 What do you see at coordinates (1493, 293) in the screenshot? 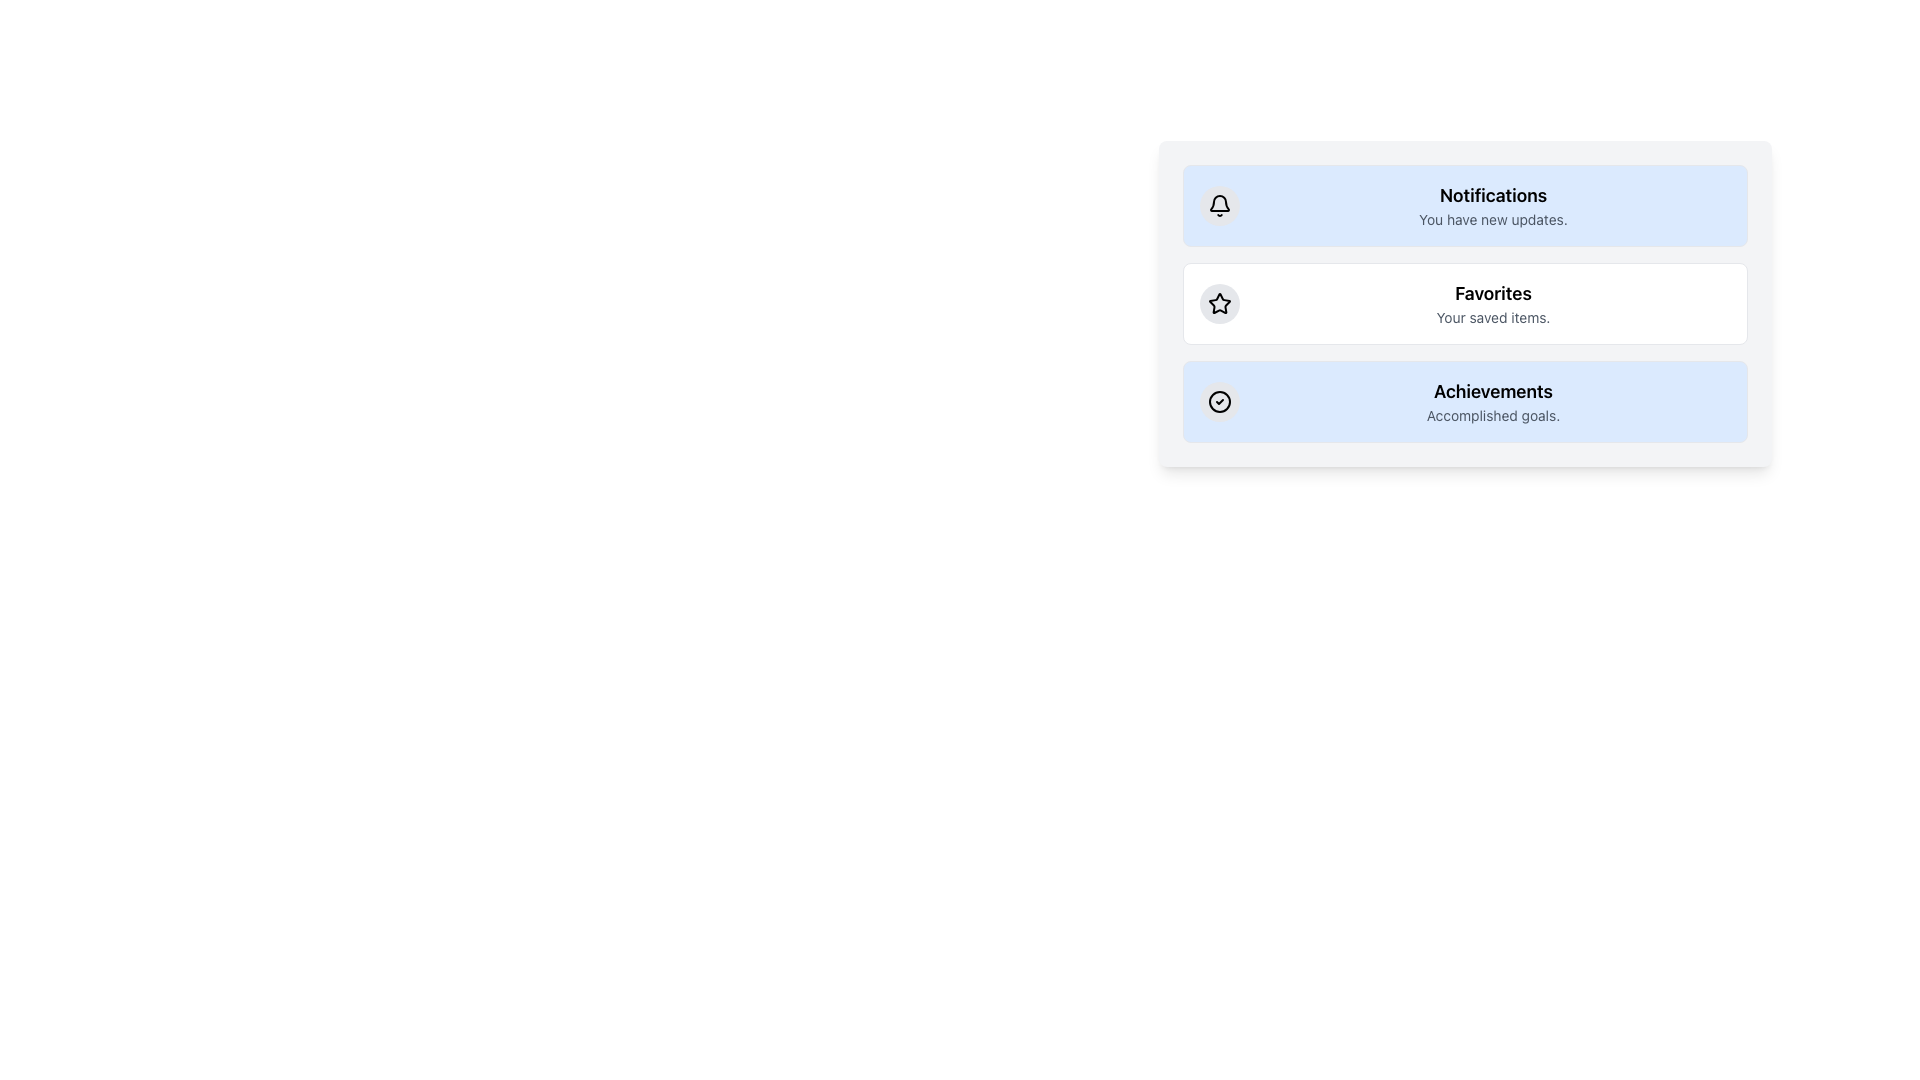
I see `the 'Favorites' text label, which is prominently displayed in a larger font size and styled in bold, serving as a heading above the text 'Your saved items.'` at bounding box center [1493, 293].